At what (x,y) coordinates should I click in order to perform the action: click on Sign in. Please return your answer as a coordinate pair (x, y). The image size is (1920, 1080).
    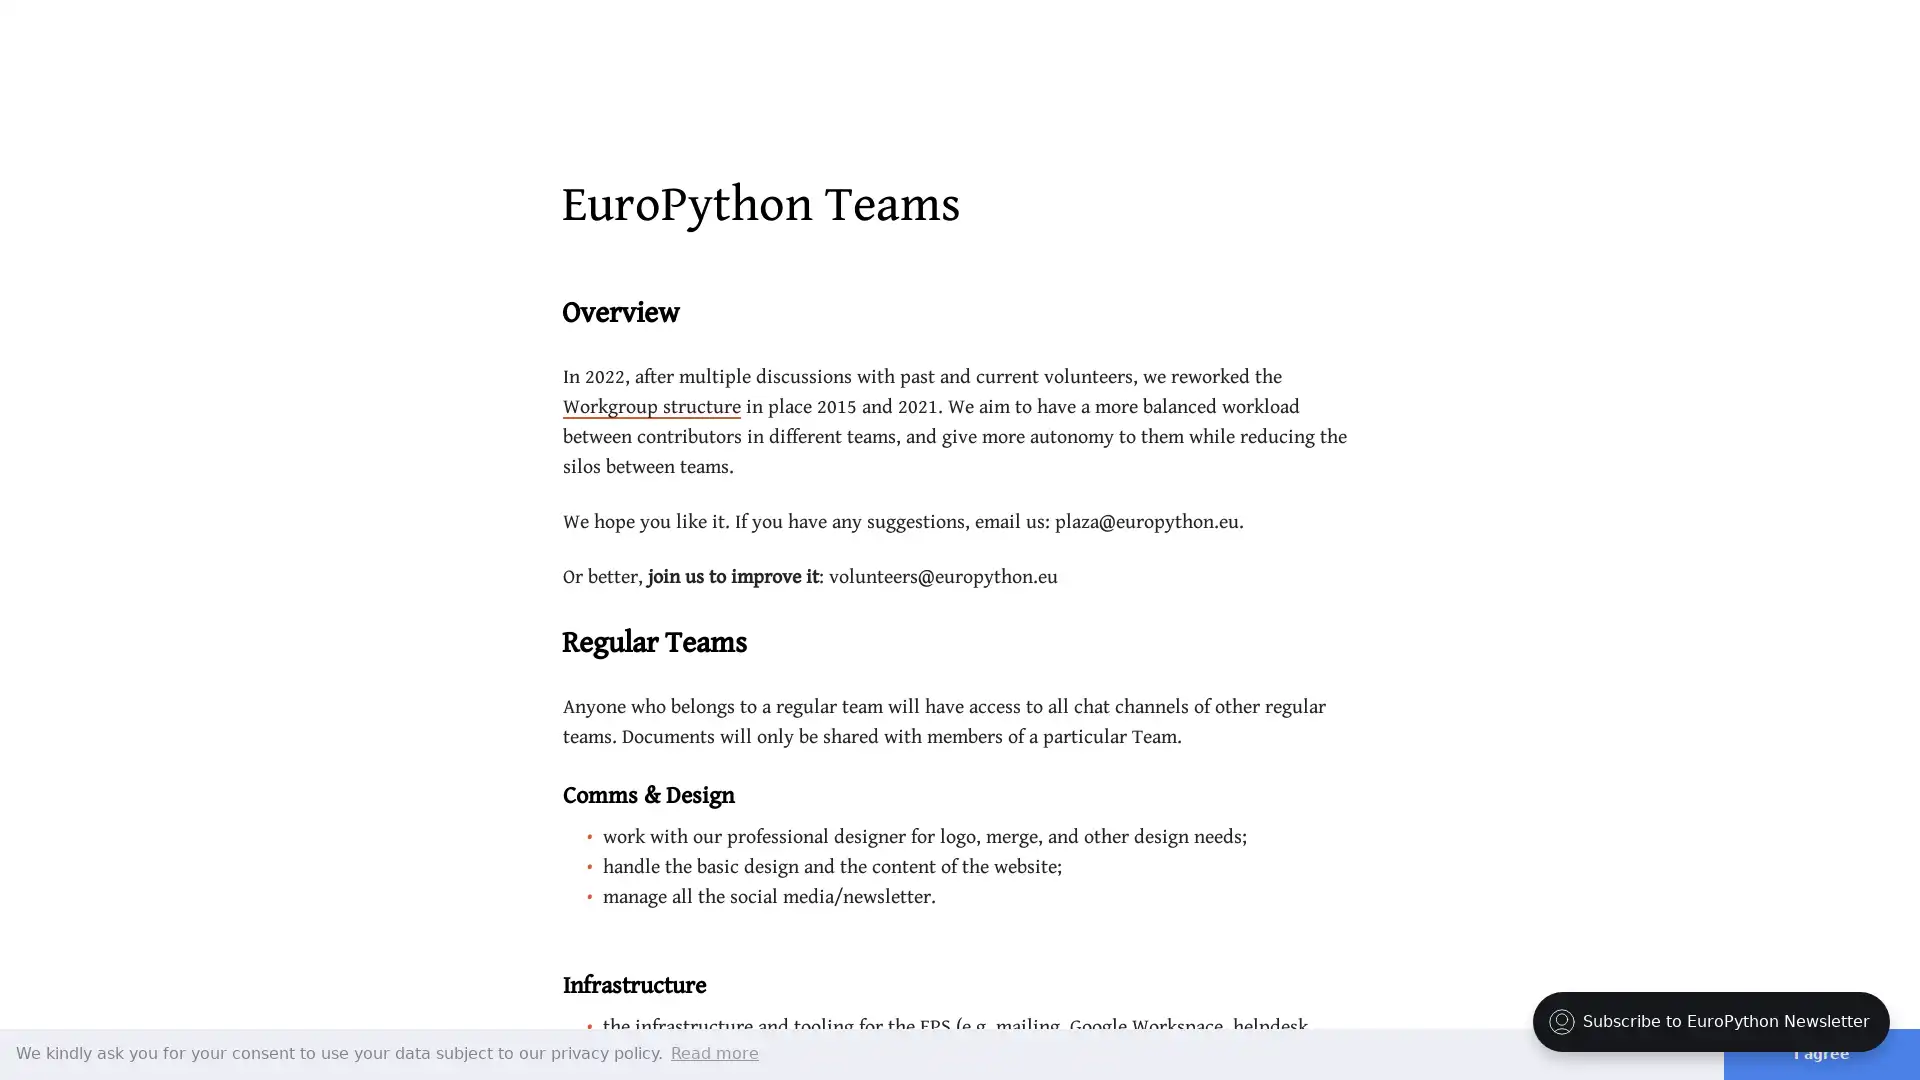
    Looking at the image, I should click on (1761, 39).